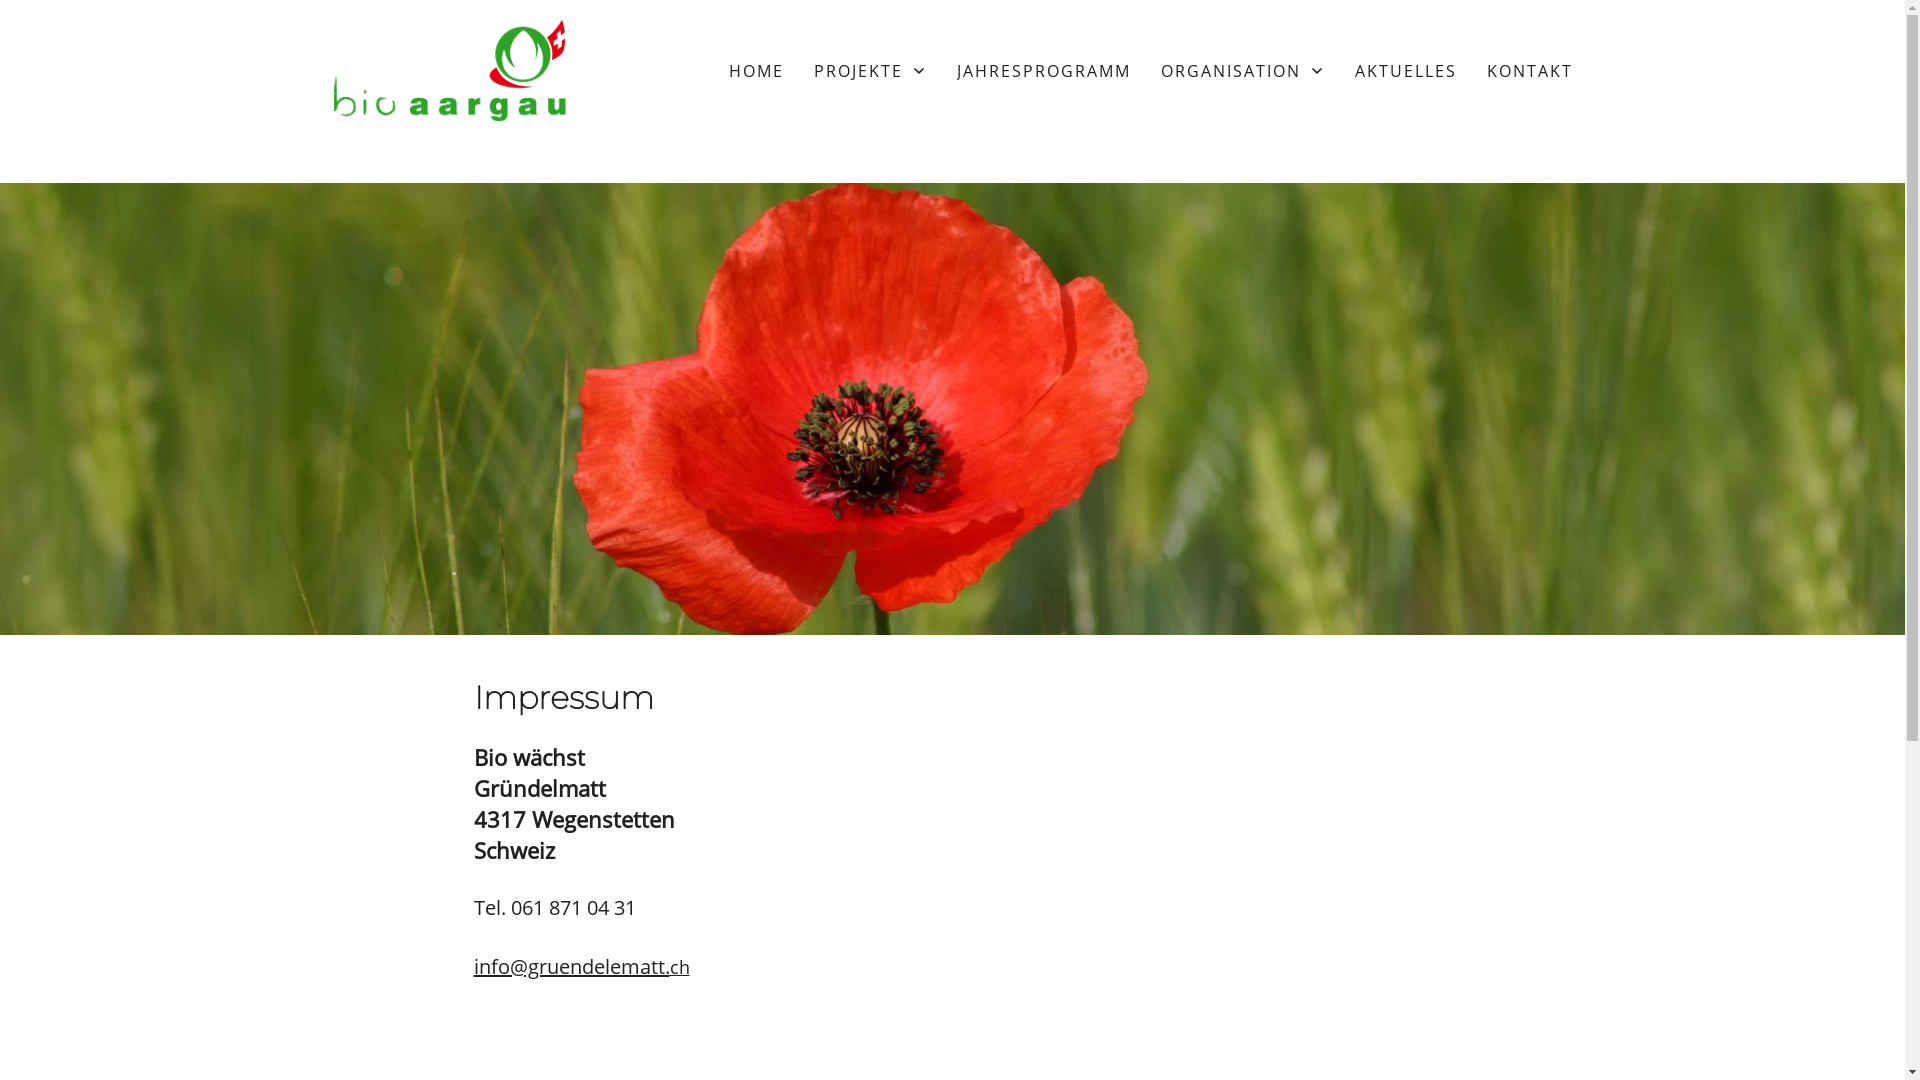  What do you see at coordinates (870, 69) in the screenshot?
I see `'PROJEKTE'` at bounding box center [870, 69].